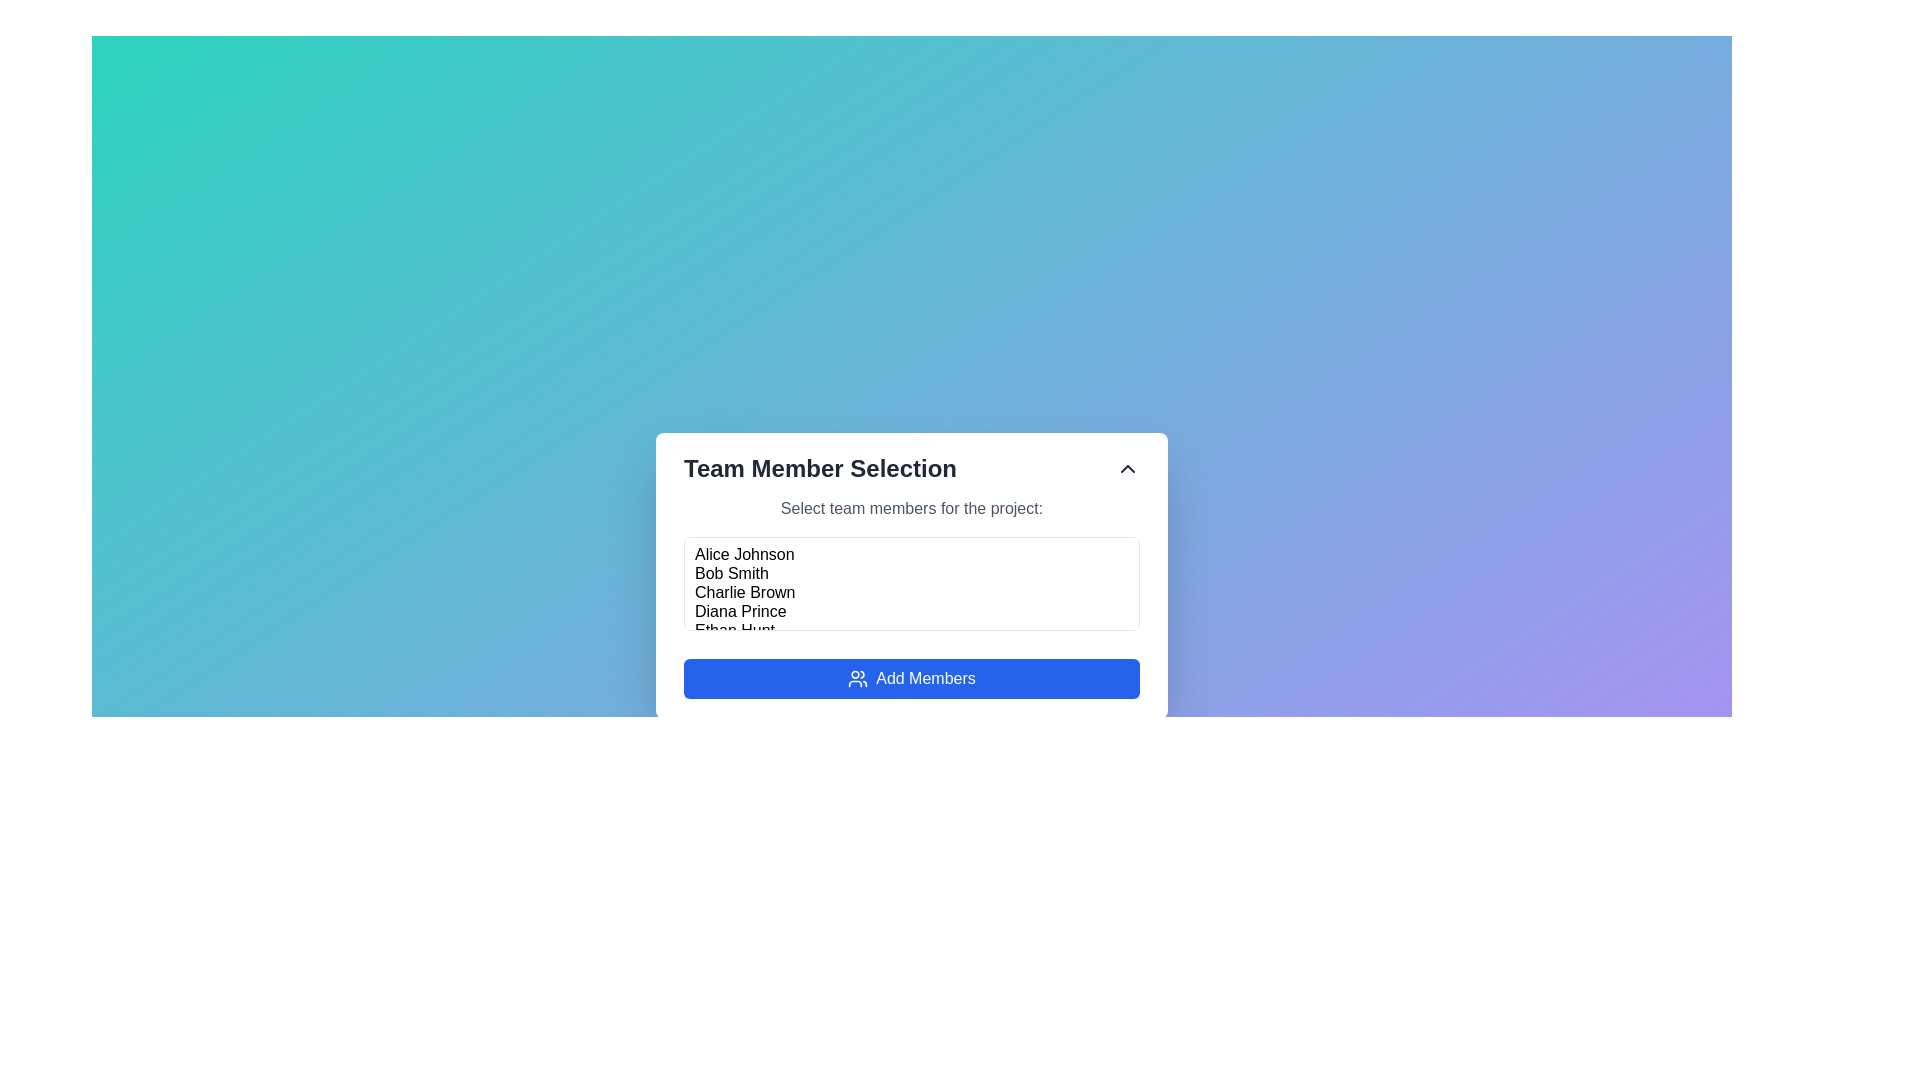 This screenshot has height=1080, width=1920. What do you see at coordinates (911, 631) in the screenshot?
I see `on the last item in the selectable list of team members, located beneath the title 'Select team members for the project'` at bounding box center [911, 631].